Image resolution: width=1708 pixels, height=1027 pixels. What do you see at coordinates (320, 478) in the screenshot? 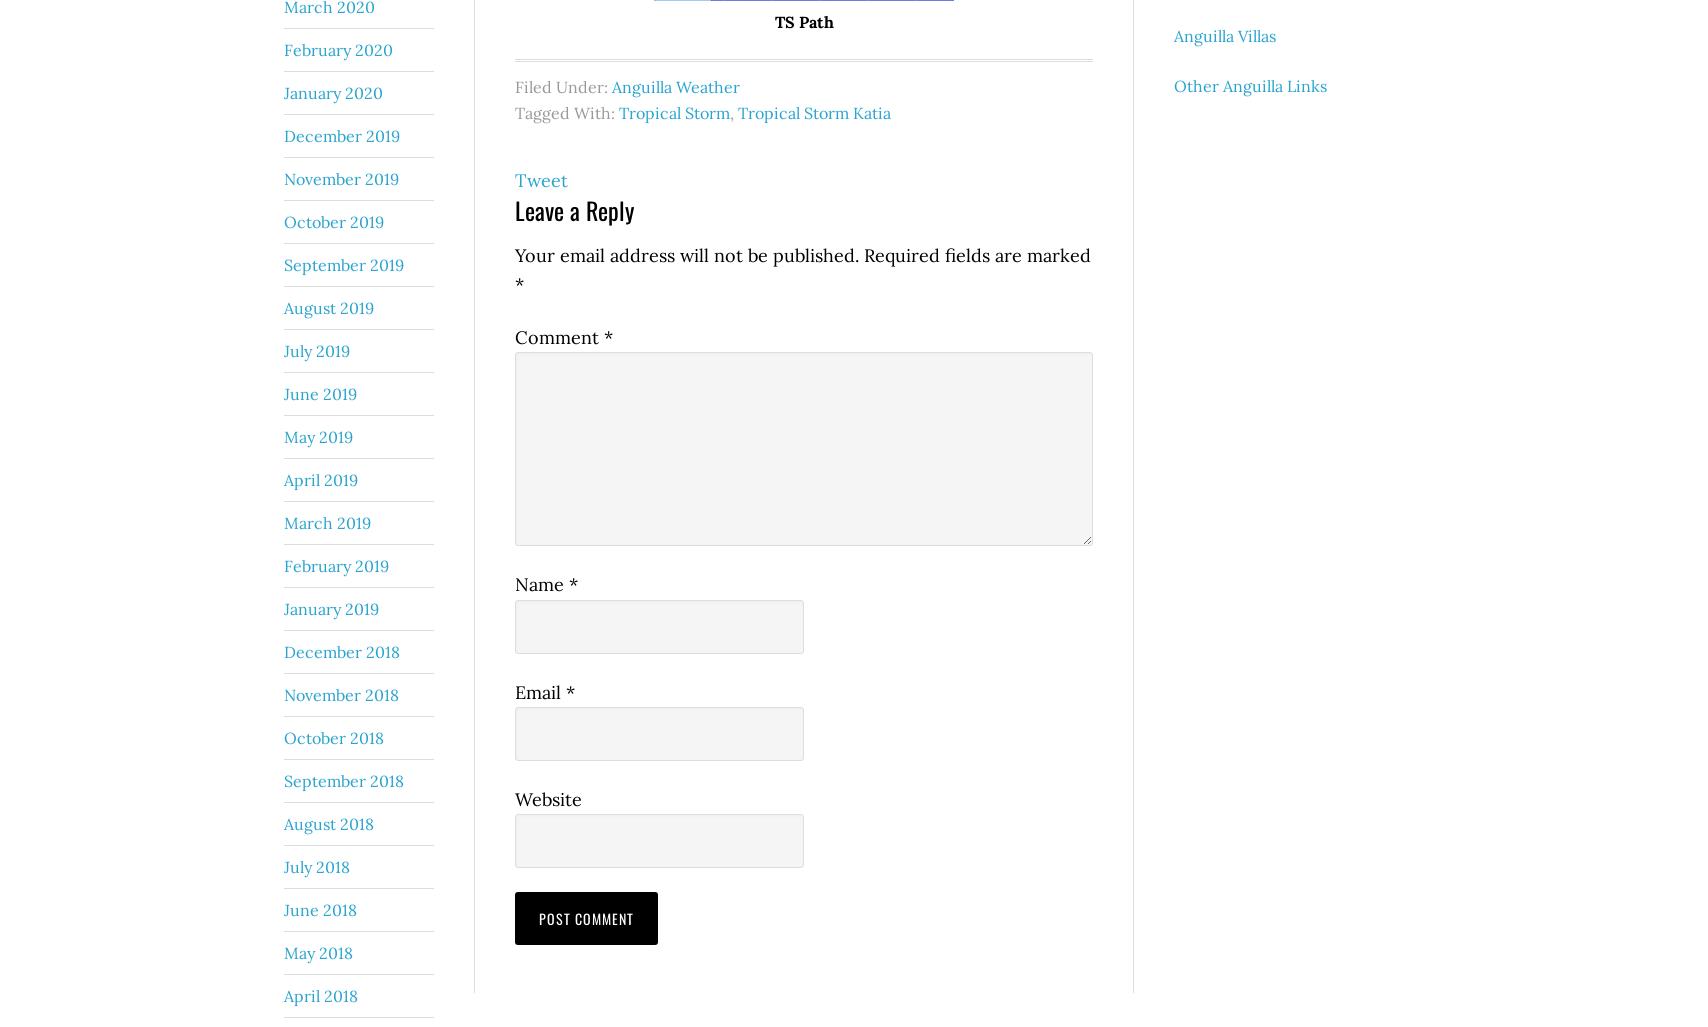
I see `'April 2019'` at bounding box center [320, 478].